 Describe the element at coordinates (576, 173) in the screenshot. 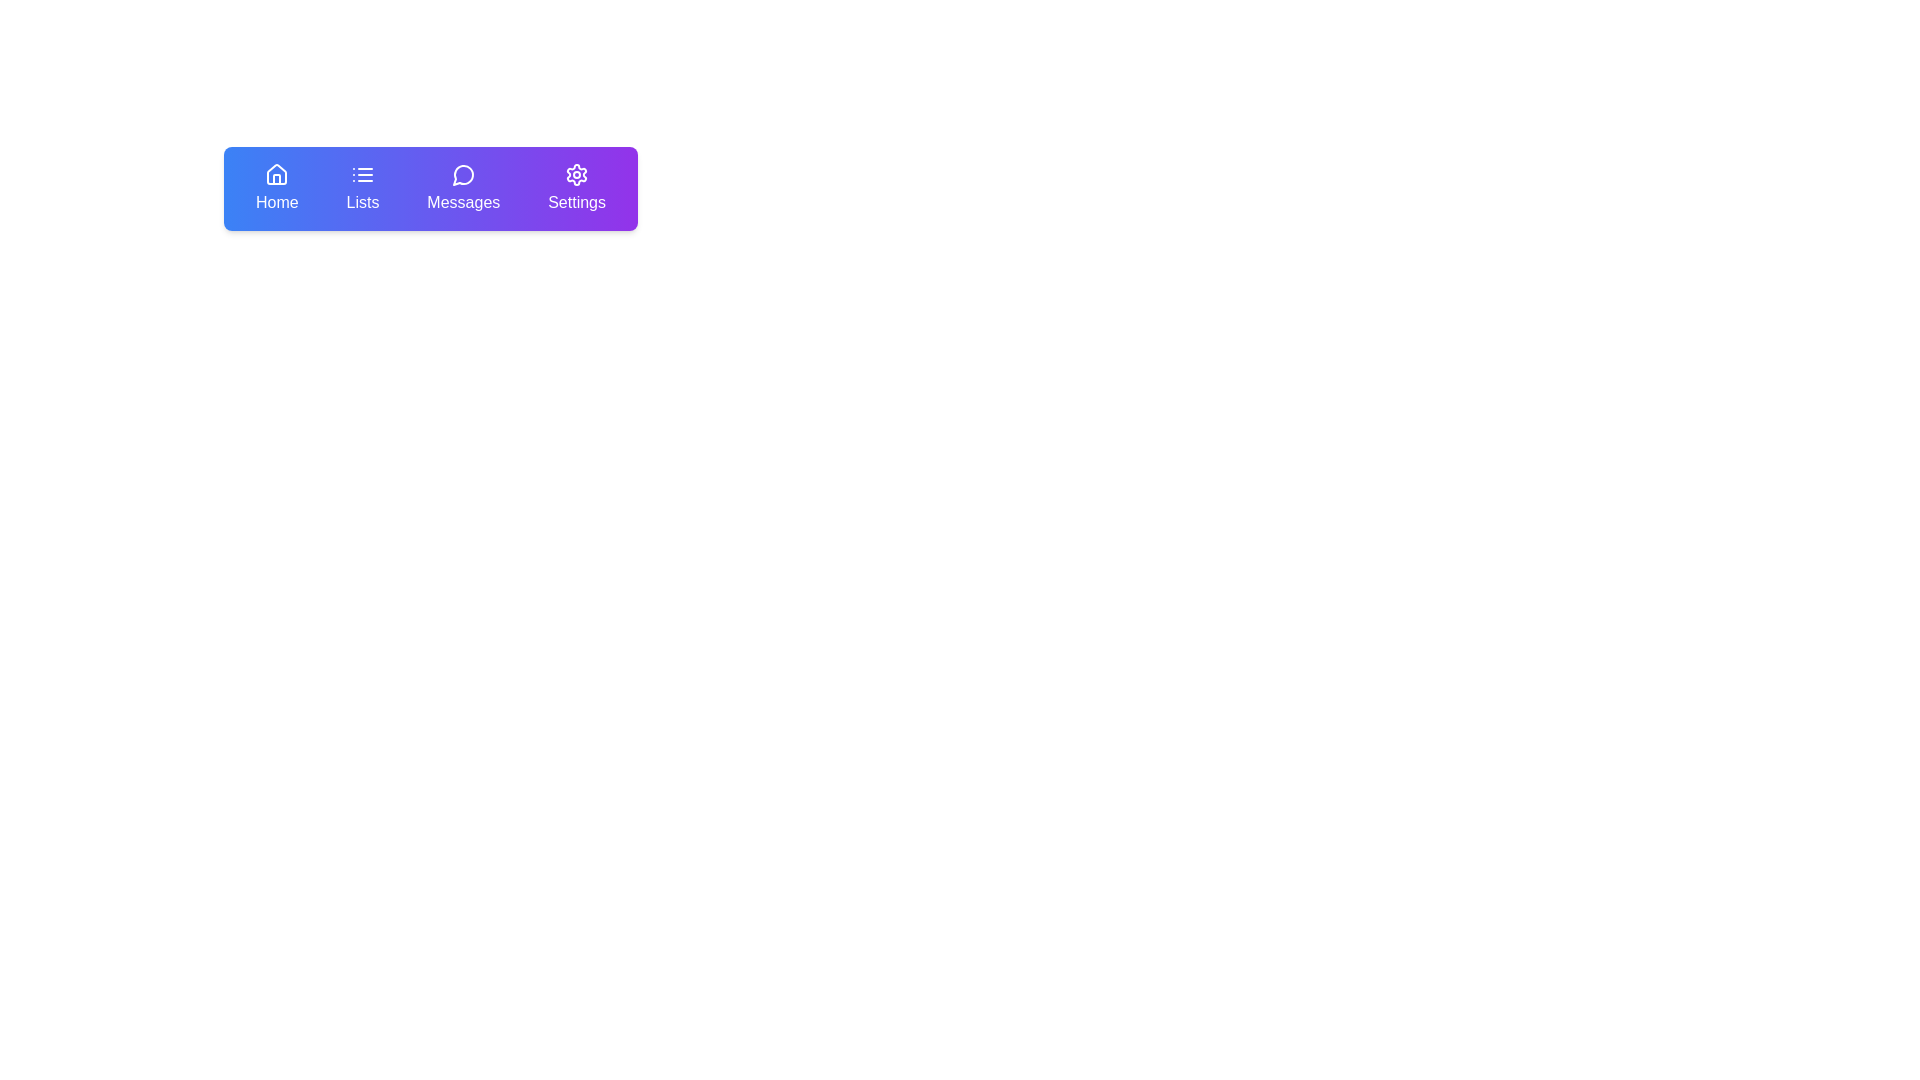

I see `the gear-shaped SVG icon located on the far right side of the navigational toolbar, adjacent to the 'Settings' label` at that location.